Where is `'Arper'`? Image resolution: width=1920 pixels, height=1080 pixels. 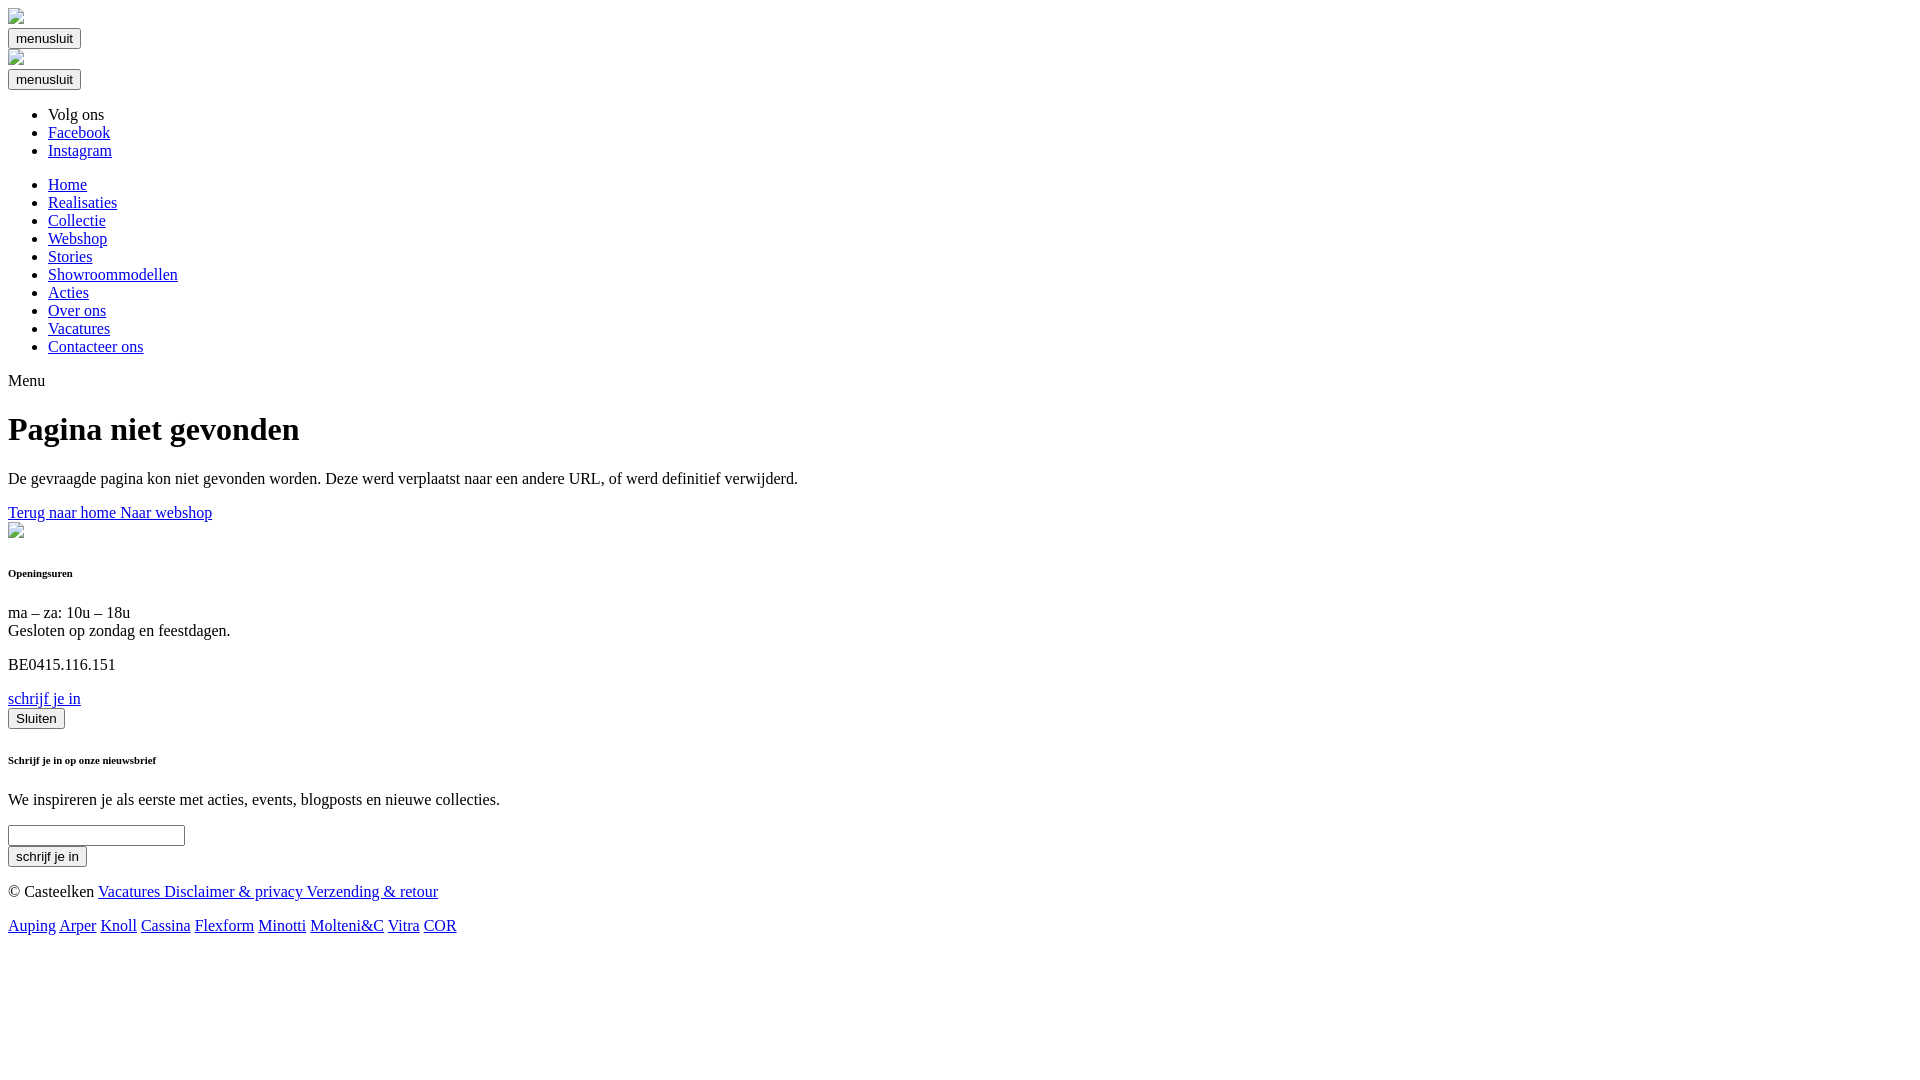
'Arper' is located at coordinates (77, 925).